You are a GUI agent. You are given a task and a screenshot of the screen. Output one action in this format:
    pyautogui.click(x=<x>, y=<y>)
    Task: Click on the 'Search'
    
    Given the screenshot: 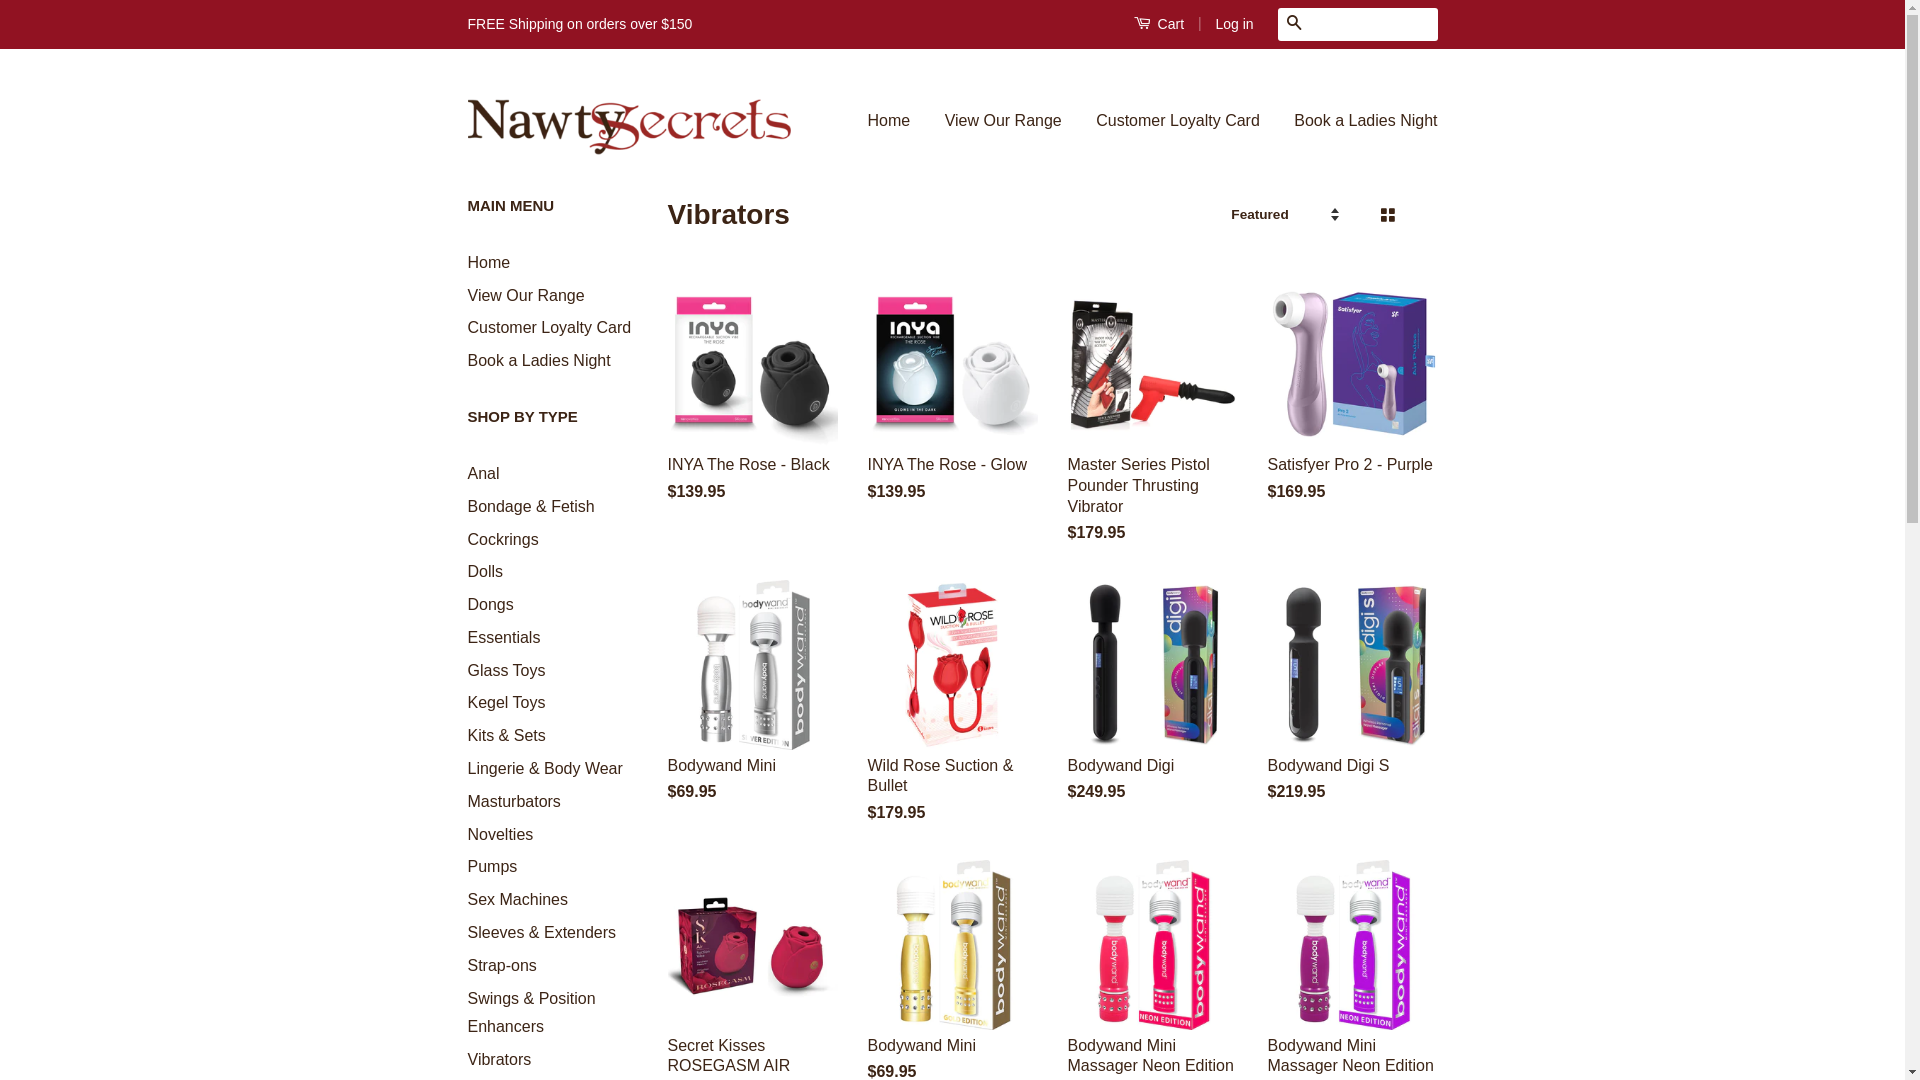 What is the action you would take?
    pyautogui.click(x=1294, y=24)
    